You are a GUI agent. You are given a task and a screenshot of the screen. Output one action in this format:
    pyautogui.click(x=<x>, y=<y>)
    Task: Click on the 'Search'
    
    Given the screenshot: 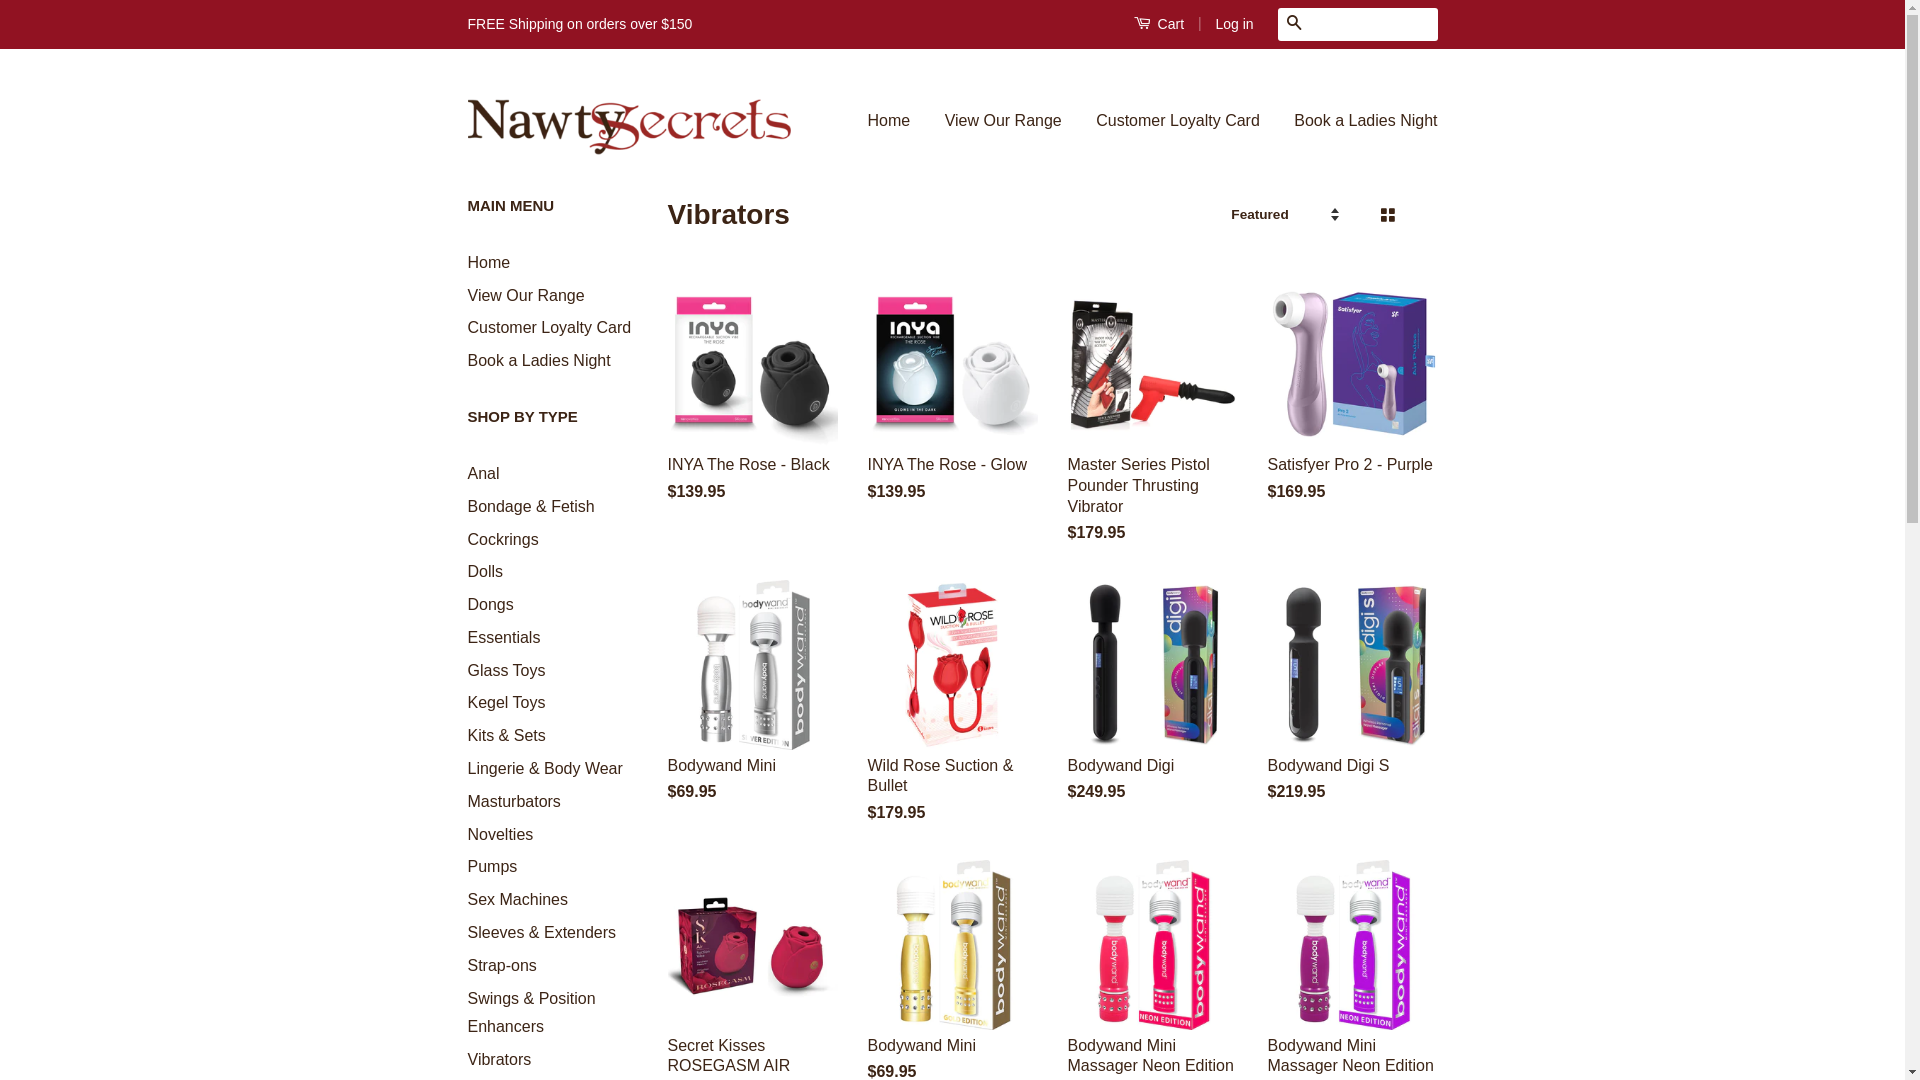 What is the action you would take?
    pyautogui.click(x=1294, y=24)
    